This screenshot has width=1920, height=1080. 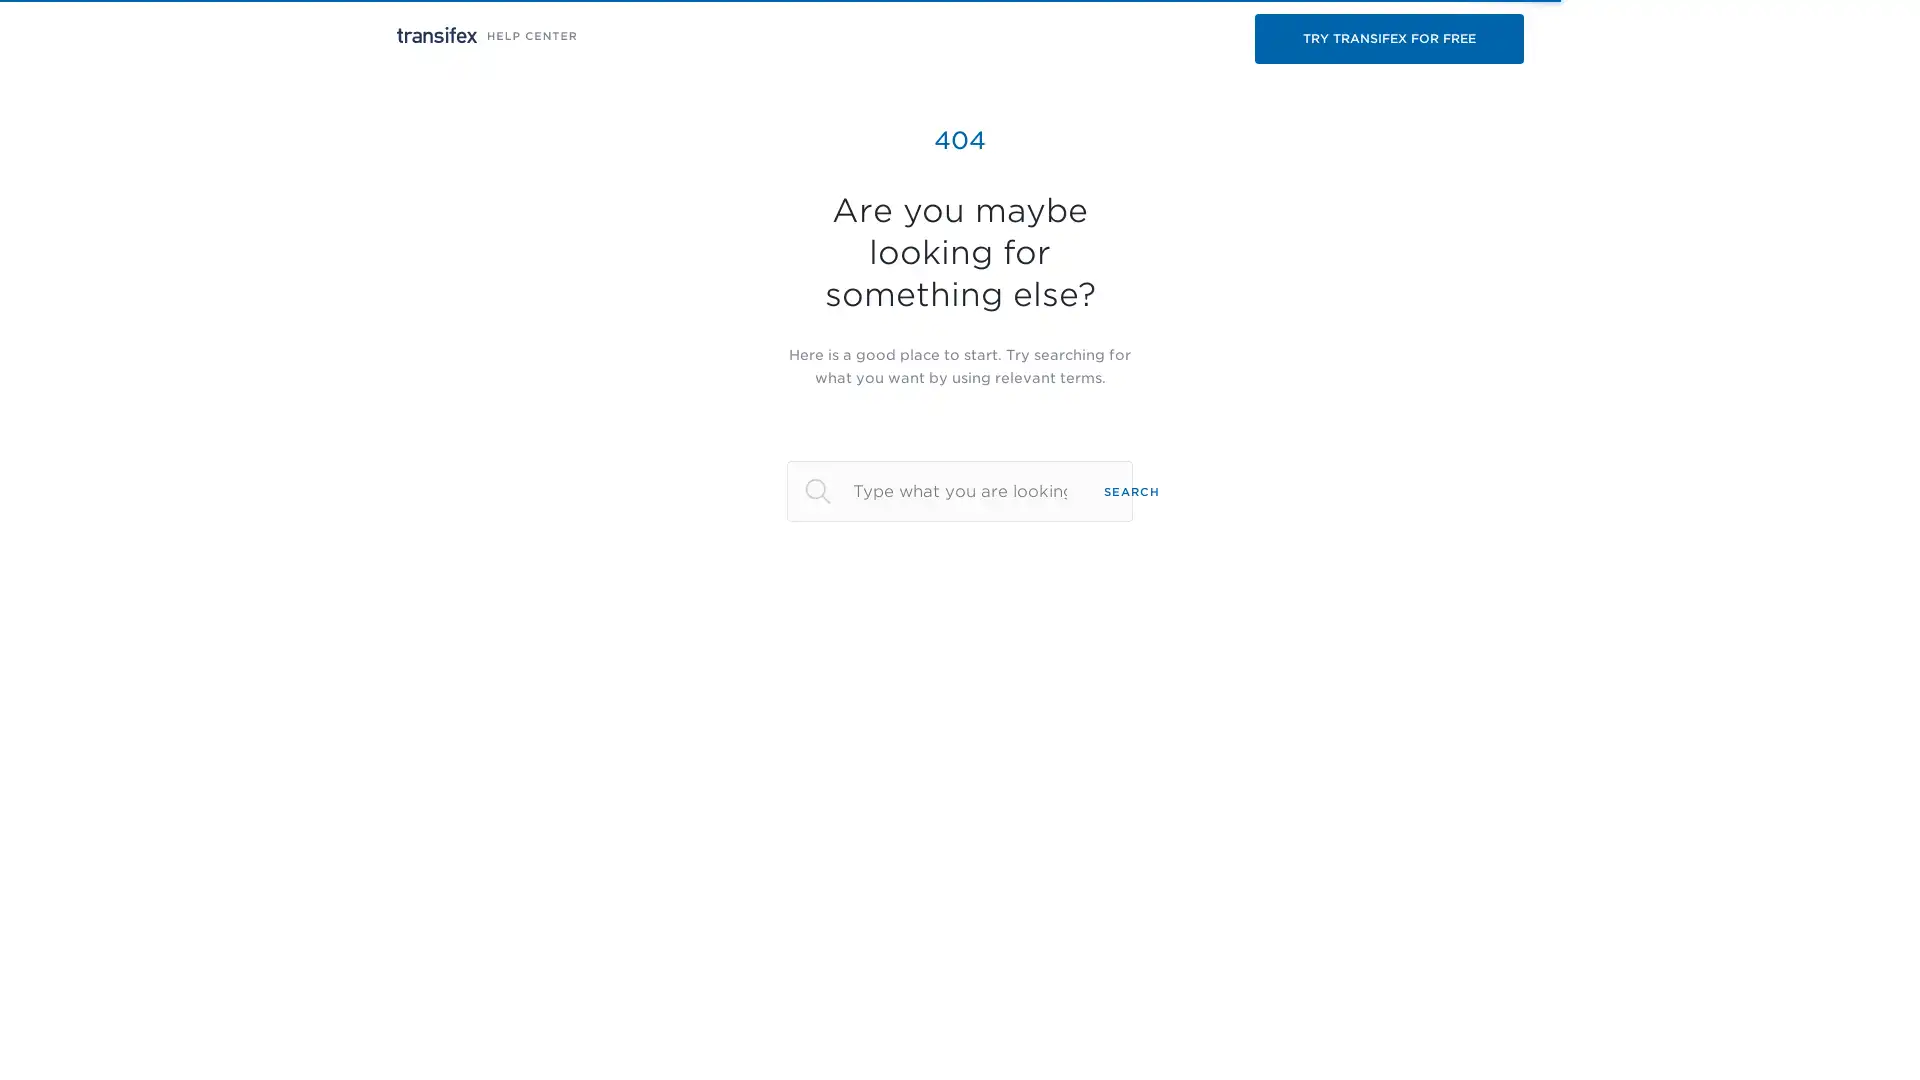 I want to click on SEARCH, so click(x=1132, y=490).